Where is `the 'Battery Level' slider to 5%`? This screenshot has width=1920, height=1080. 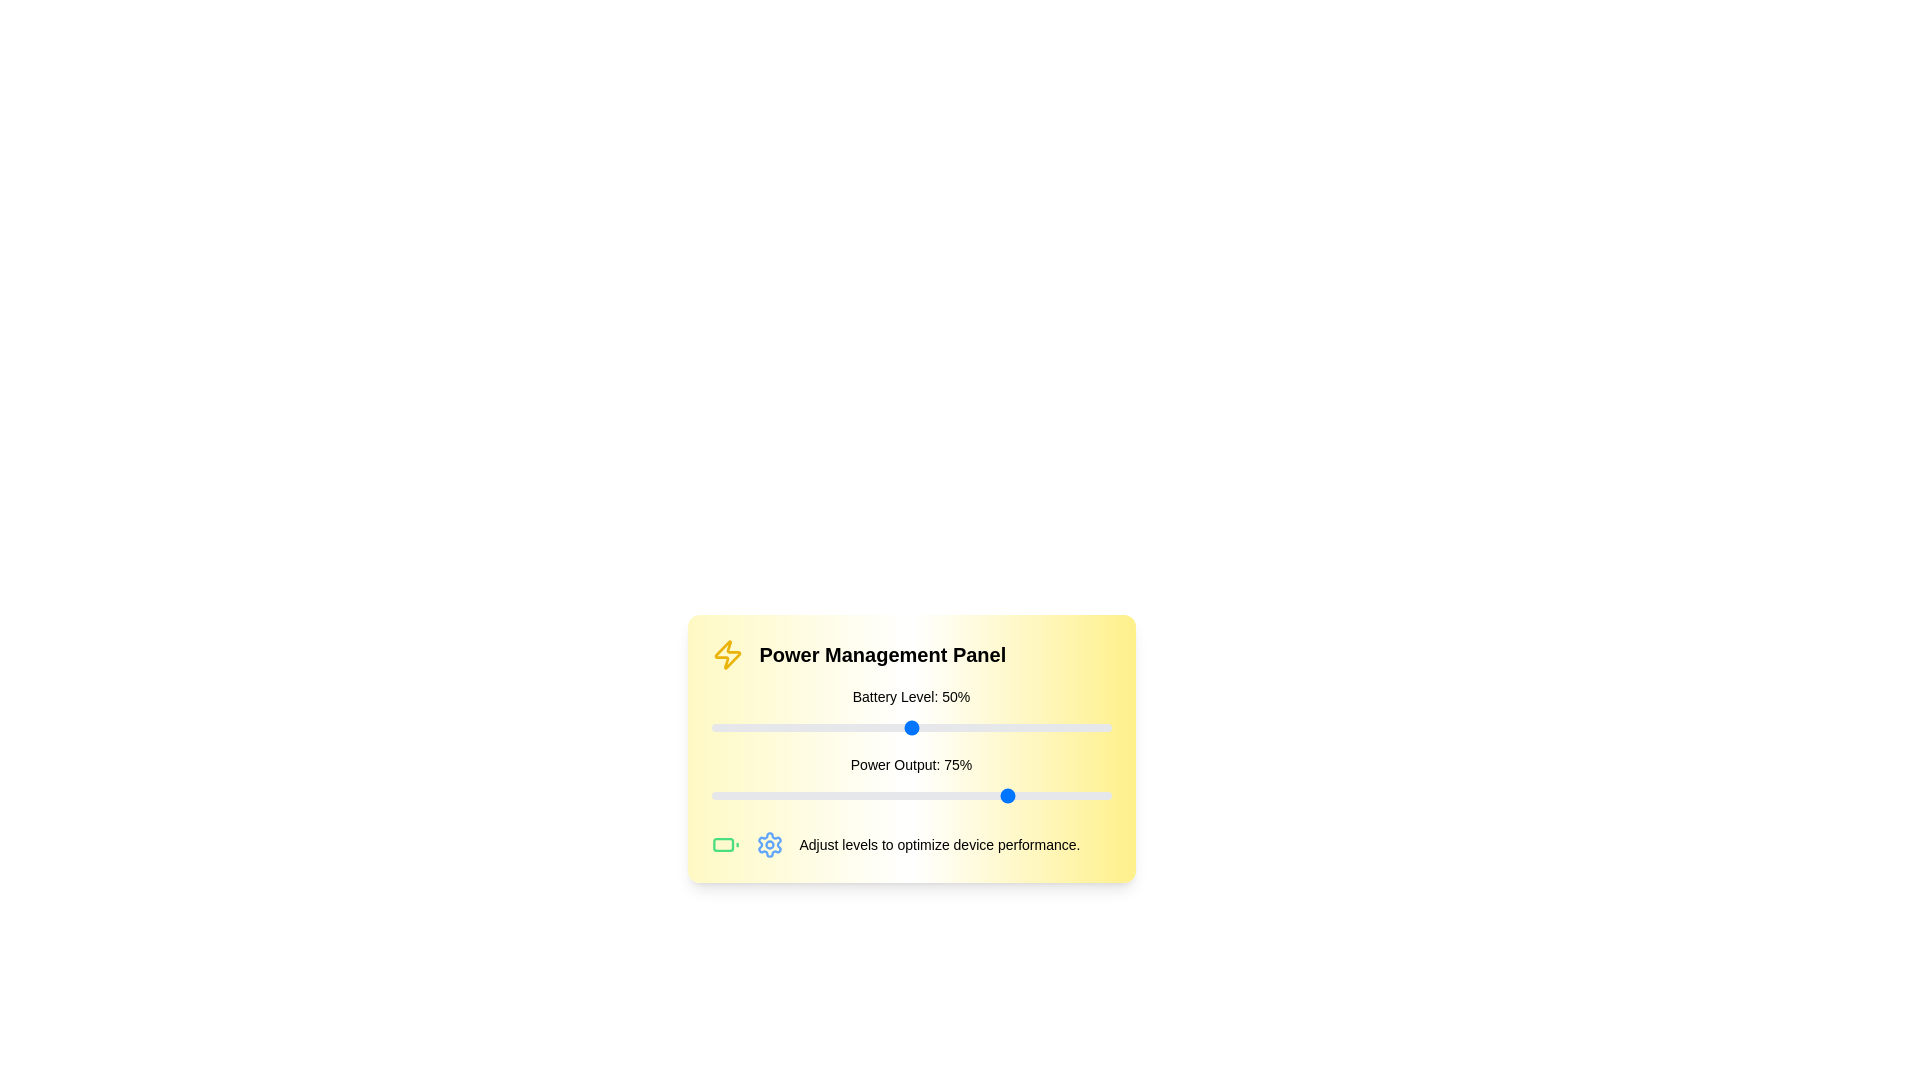 the 'Battery Level' slider to 5% is located at coordinates (730, 728).